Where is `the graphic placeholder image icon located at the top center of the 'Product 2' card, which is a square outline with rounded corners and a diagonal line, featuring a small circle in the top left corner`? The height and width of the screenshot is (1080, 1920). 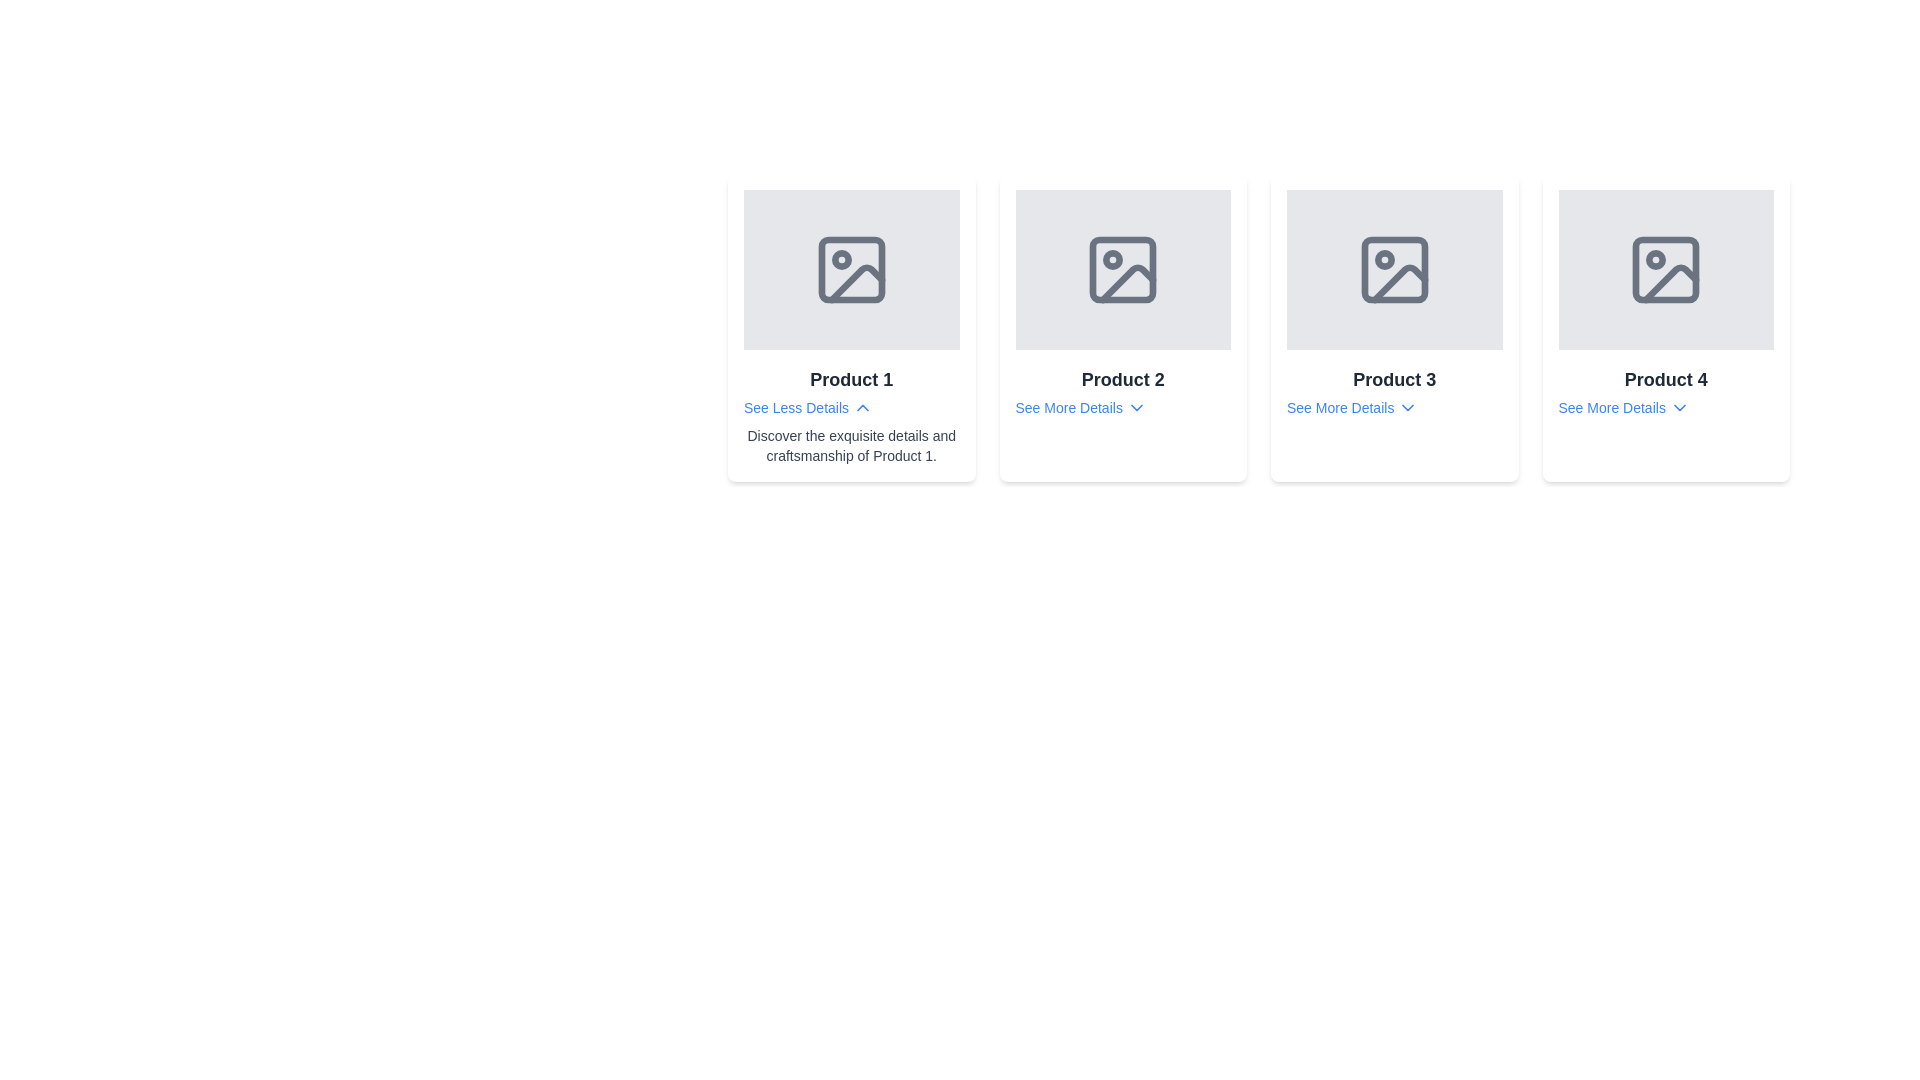 the graphic placeholder image icon located at the top center of the 'Product 2' card, which is a square outline with rounded corners and a diagonal line, featuring a small circle in the top left corner is located at coordinates (1123, 270).